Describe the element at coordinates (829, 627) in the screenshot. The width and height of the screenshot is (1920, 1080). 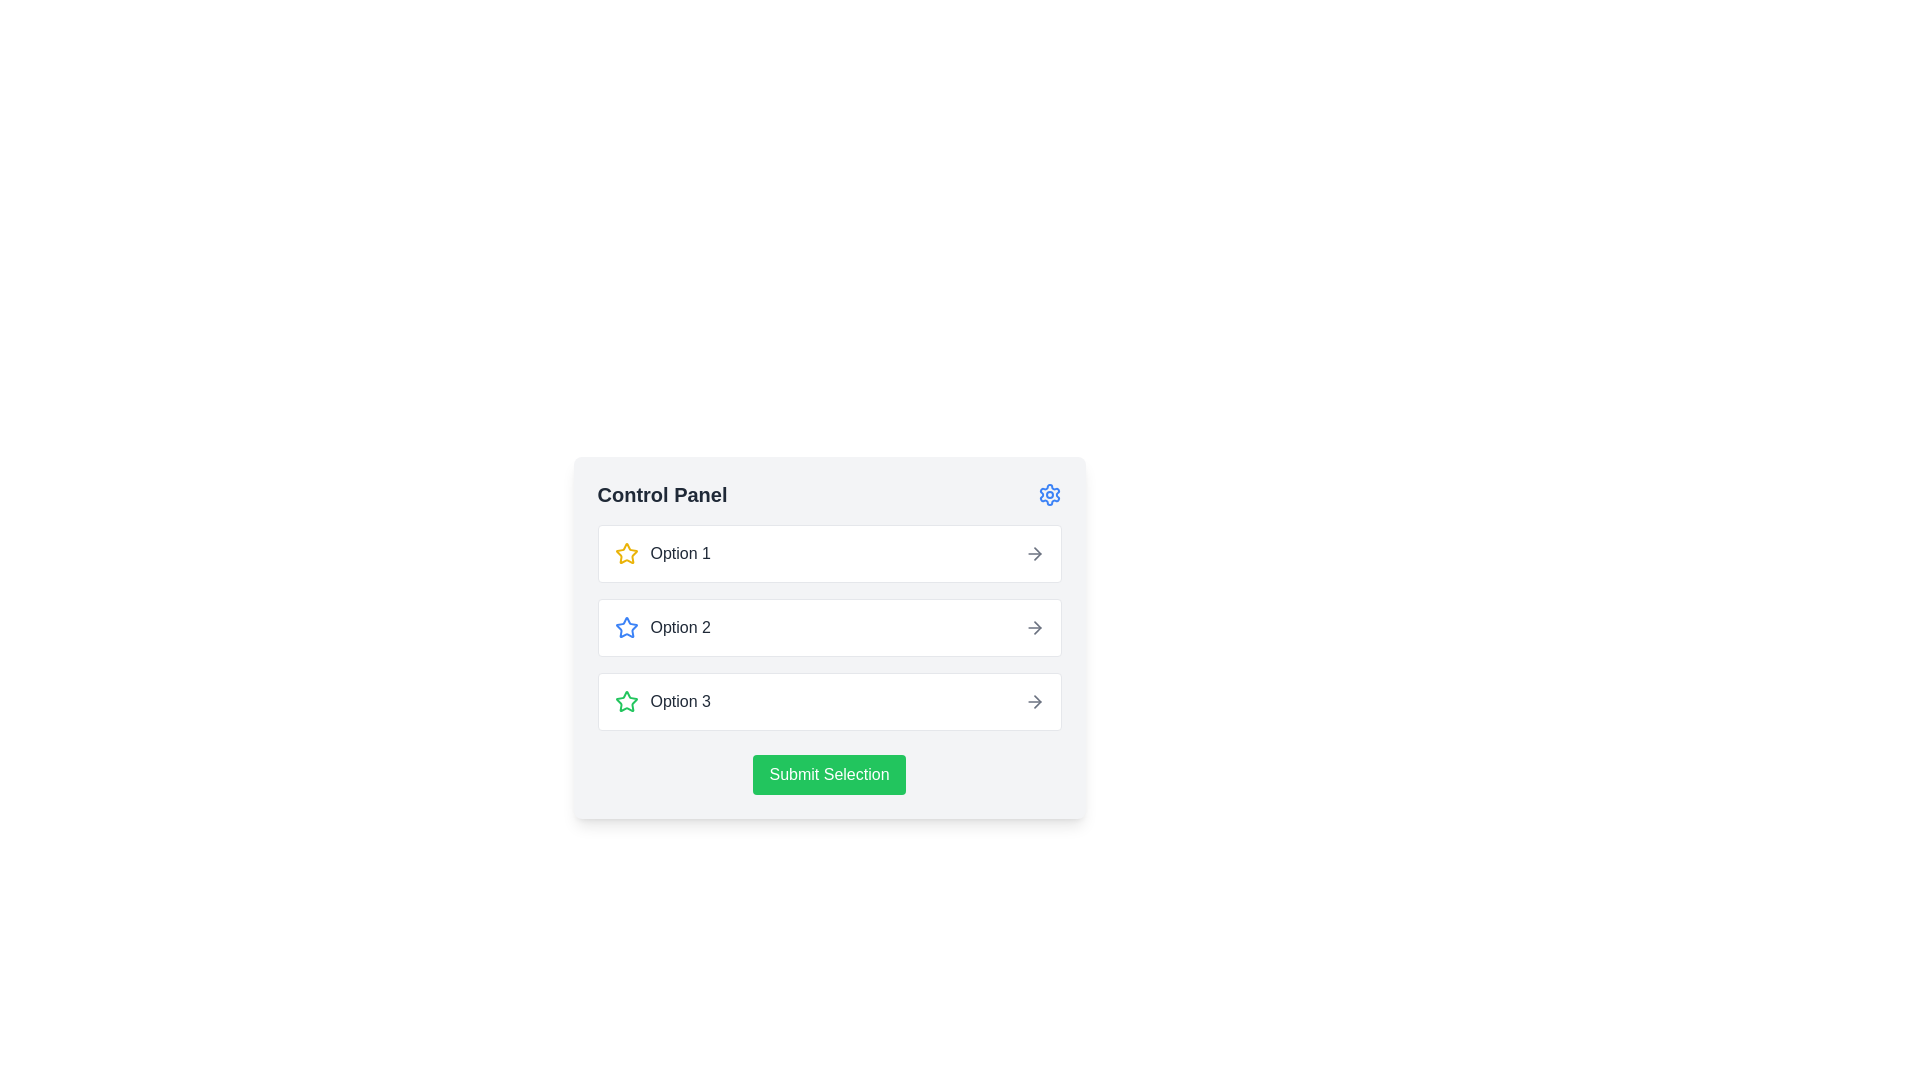
I see `an option in the selectable list component located in the 'Control Panel' section` at that location.